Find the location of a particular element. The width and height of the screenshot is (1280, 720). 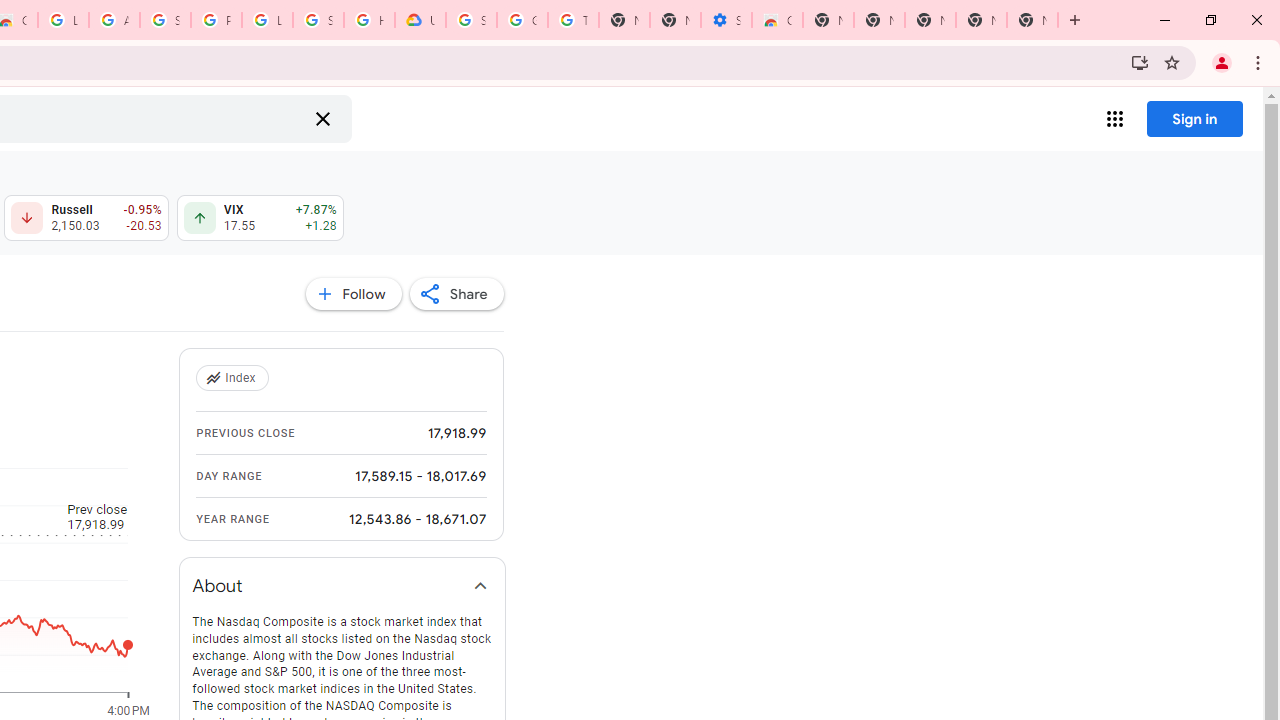

'Google apps' is located at coordinates (1113, 119).